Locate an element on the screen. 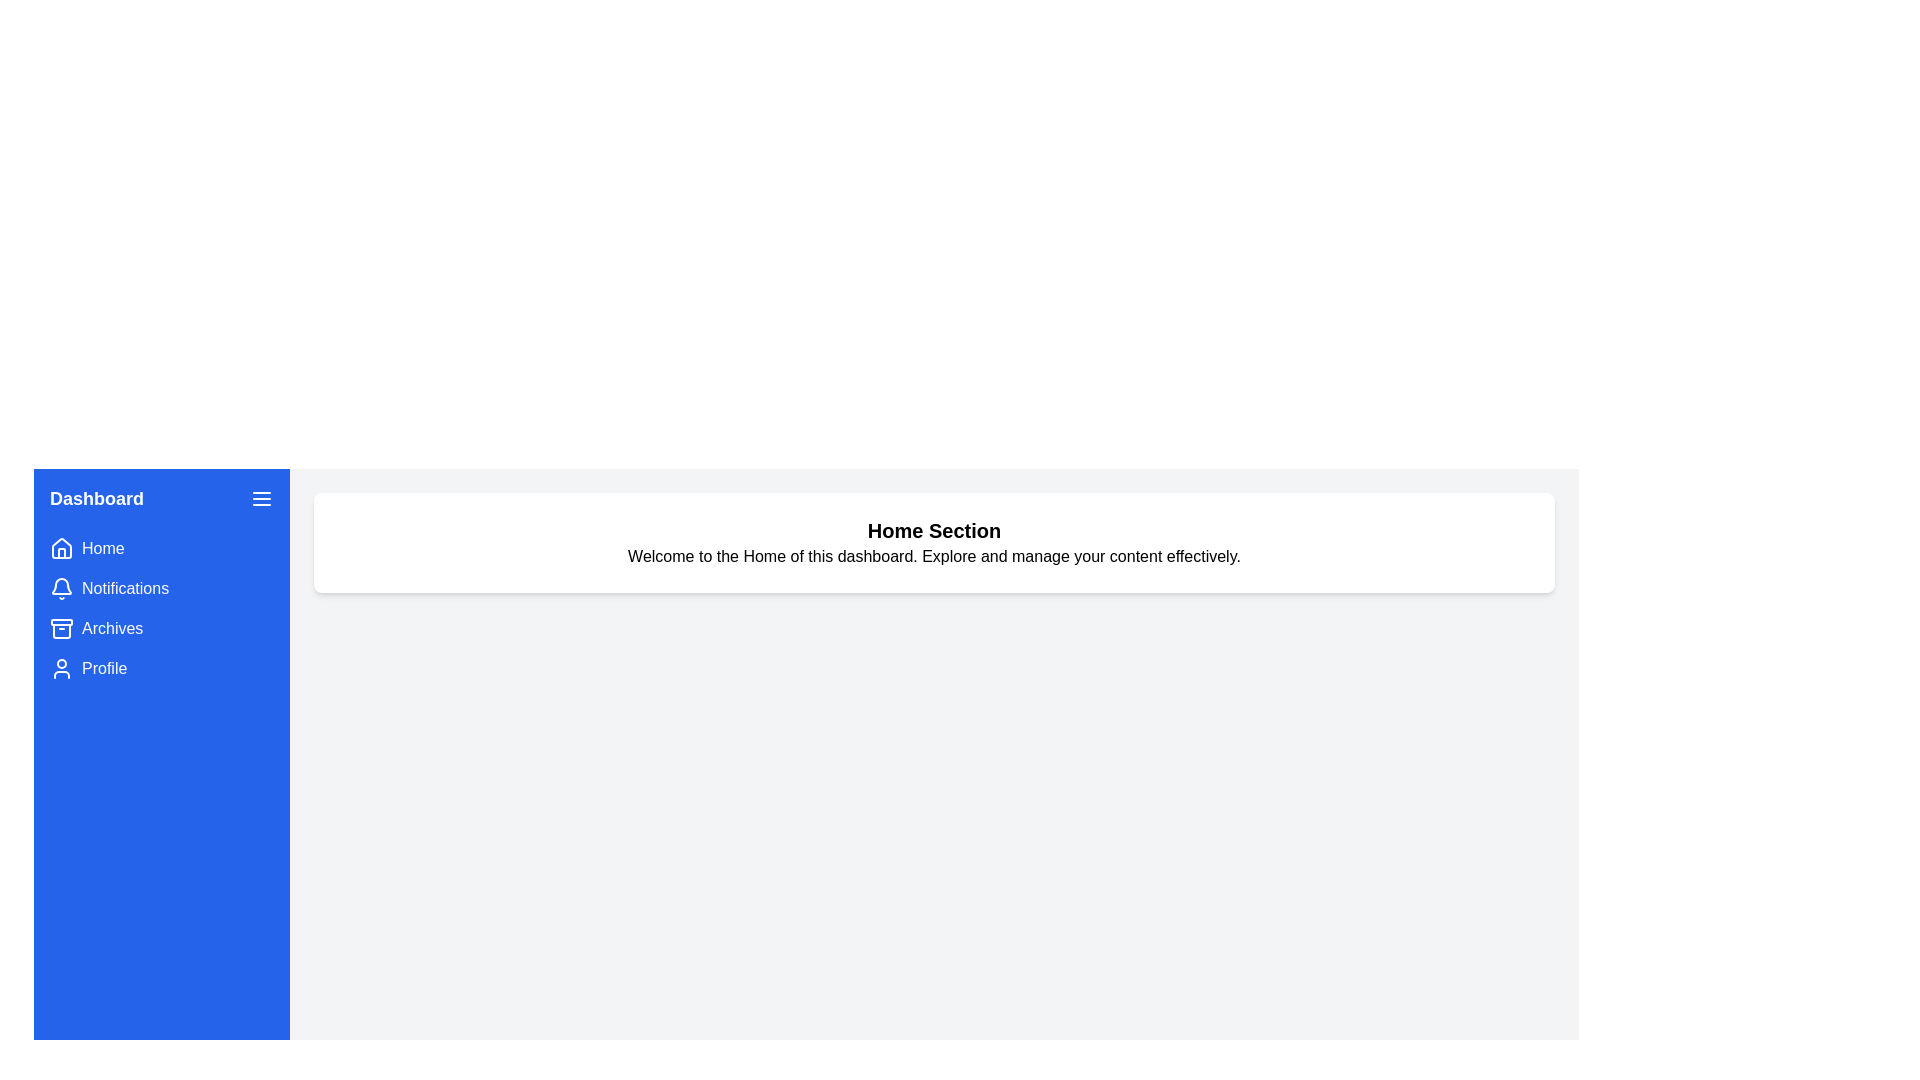 Image resolution: width=1920 pixels, height=1080 pixels. the title text element located at the upper part of the center section of the interface is located at coordinates (933, 530).